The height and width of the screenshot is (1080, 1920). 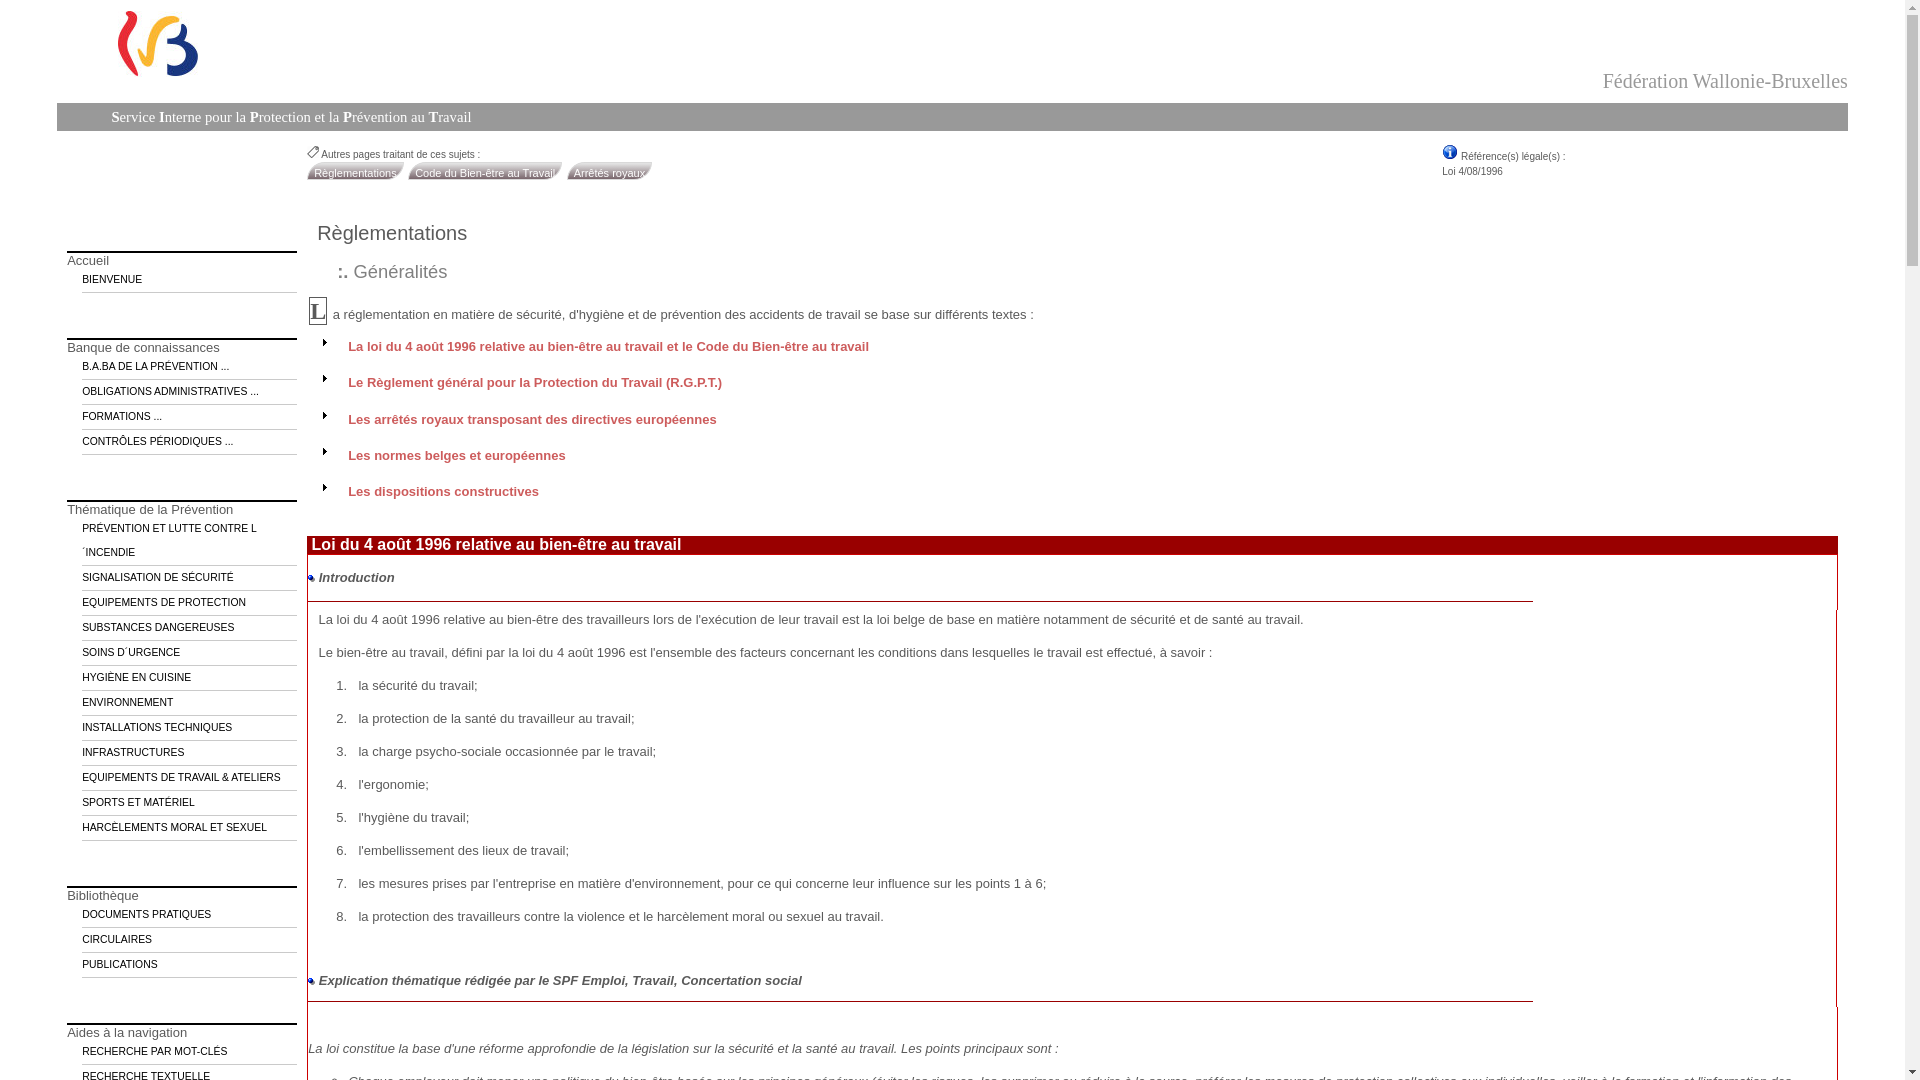 What do you see at coordinates (80, 940) in the screenshot?
I see `'CIRCULAIRES'` at bounding box center [80, 940].